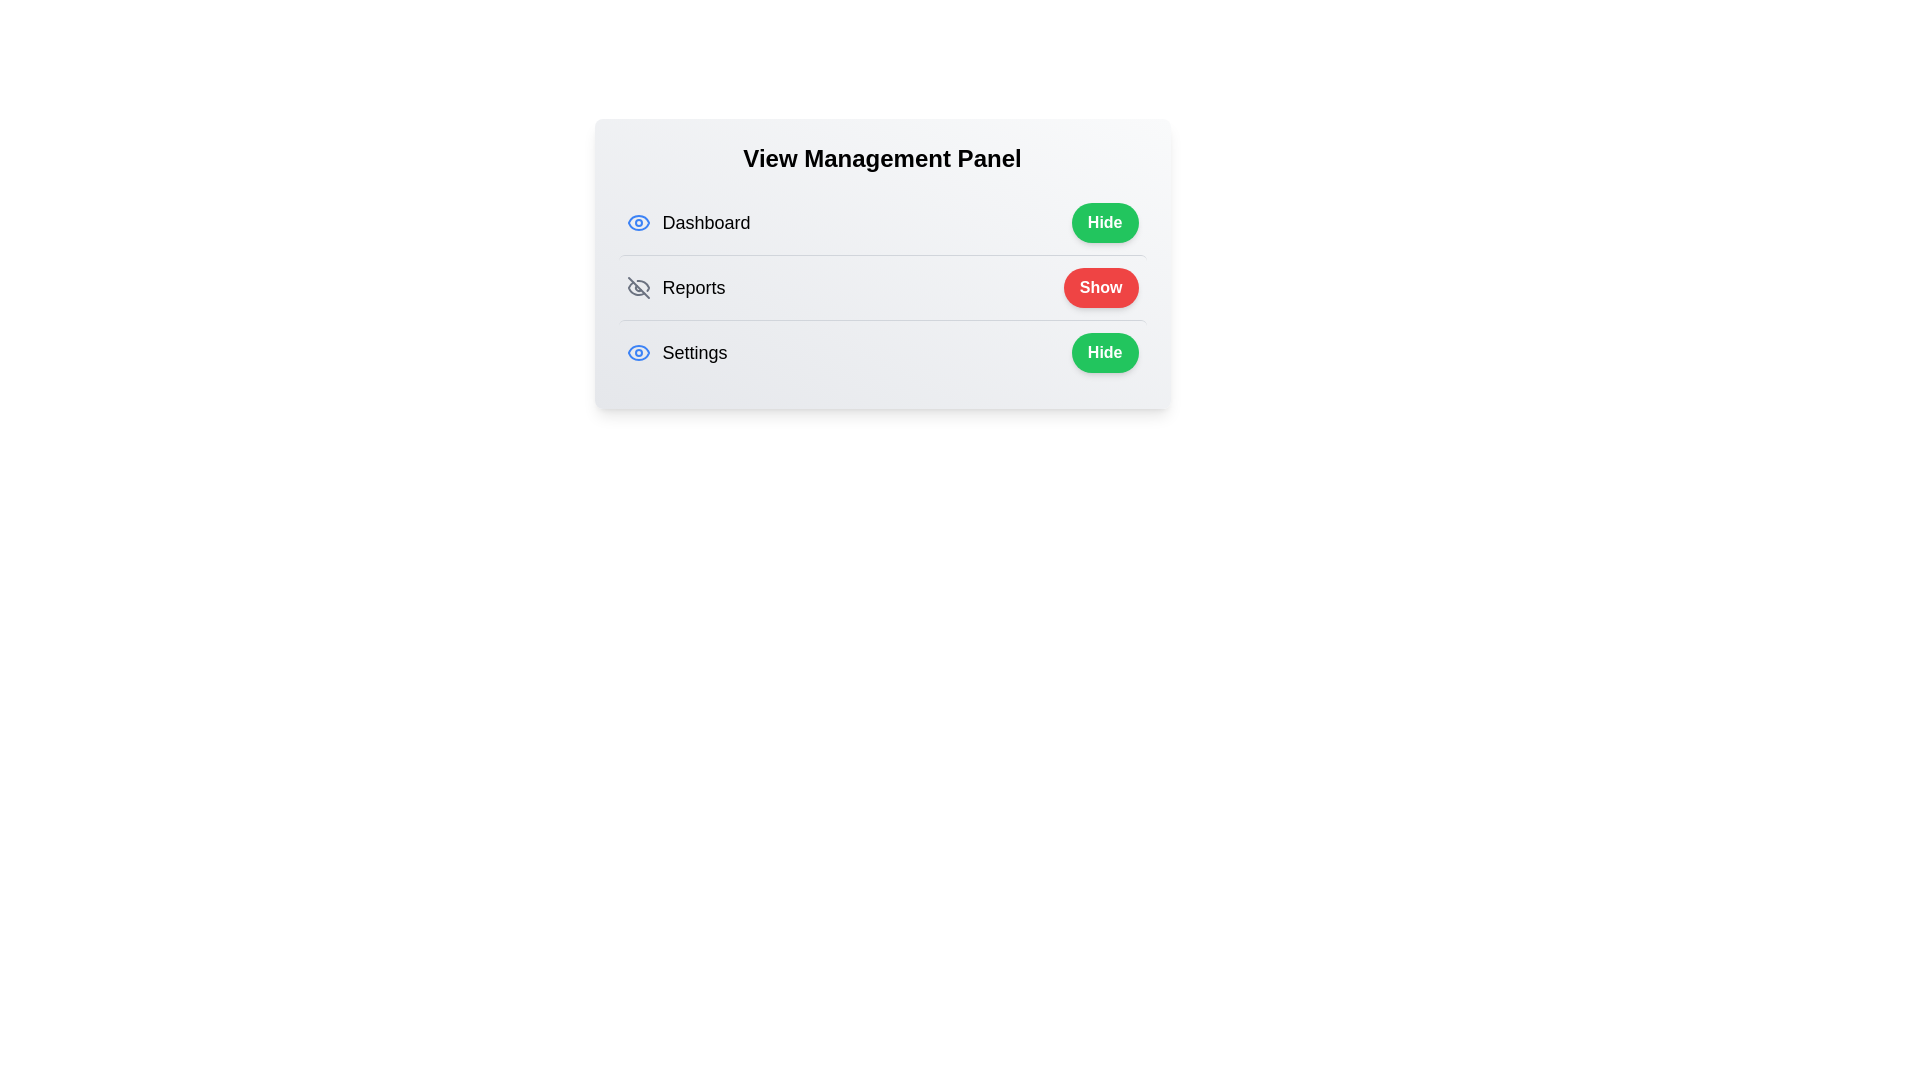 The width and height of the screenshot is (1920, 1080). Describe the element at coordinates (1100, 288) in the screenshot. I see `the toggle button for Reports to change its visibility` at that location.